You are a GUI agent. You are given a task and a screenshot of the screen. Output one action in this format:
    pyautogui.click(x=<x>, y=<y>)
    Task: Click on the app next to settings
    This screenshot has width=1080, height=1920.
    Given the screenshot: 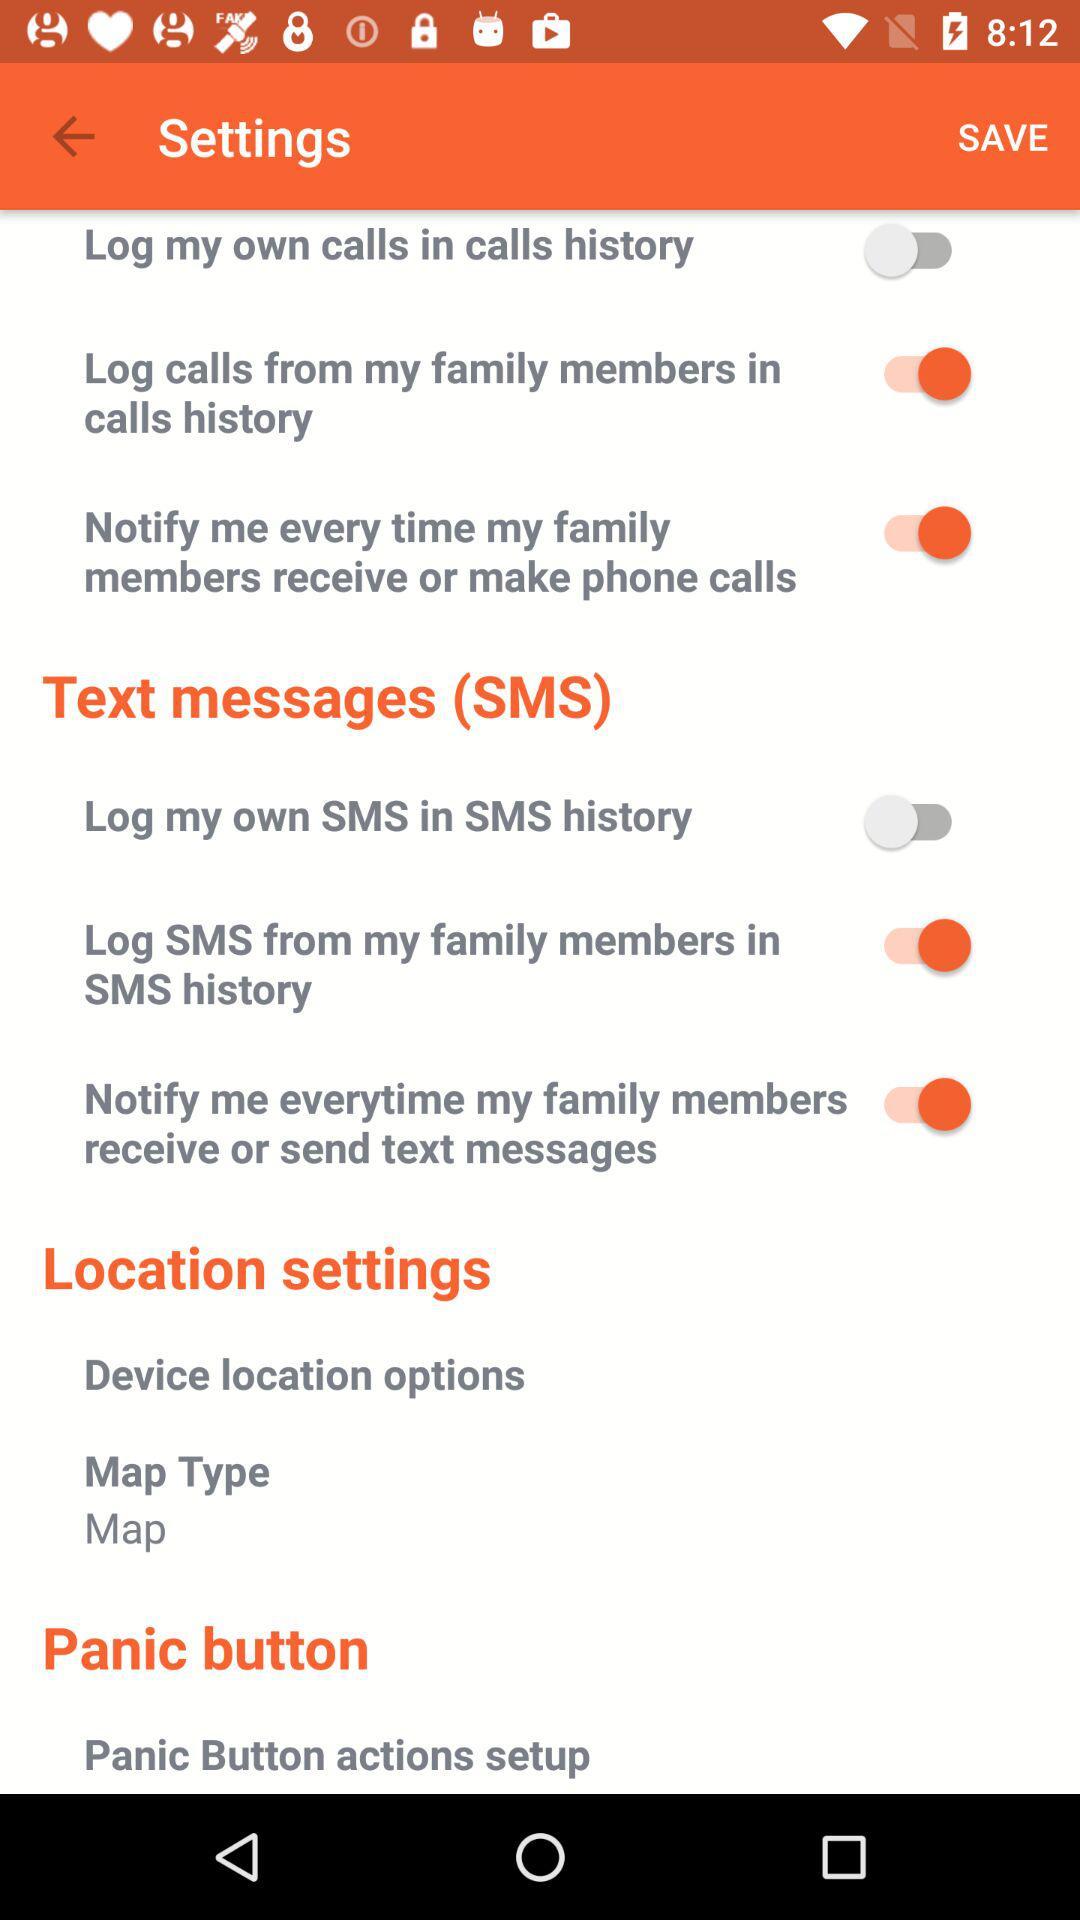 What is the action you would take?
    pyautogui.click(x=72, y=135)
    